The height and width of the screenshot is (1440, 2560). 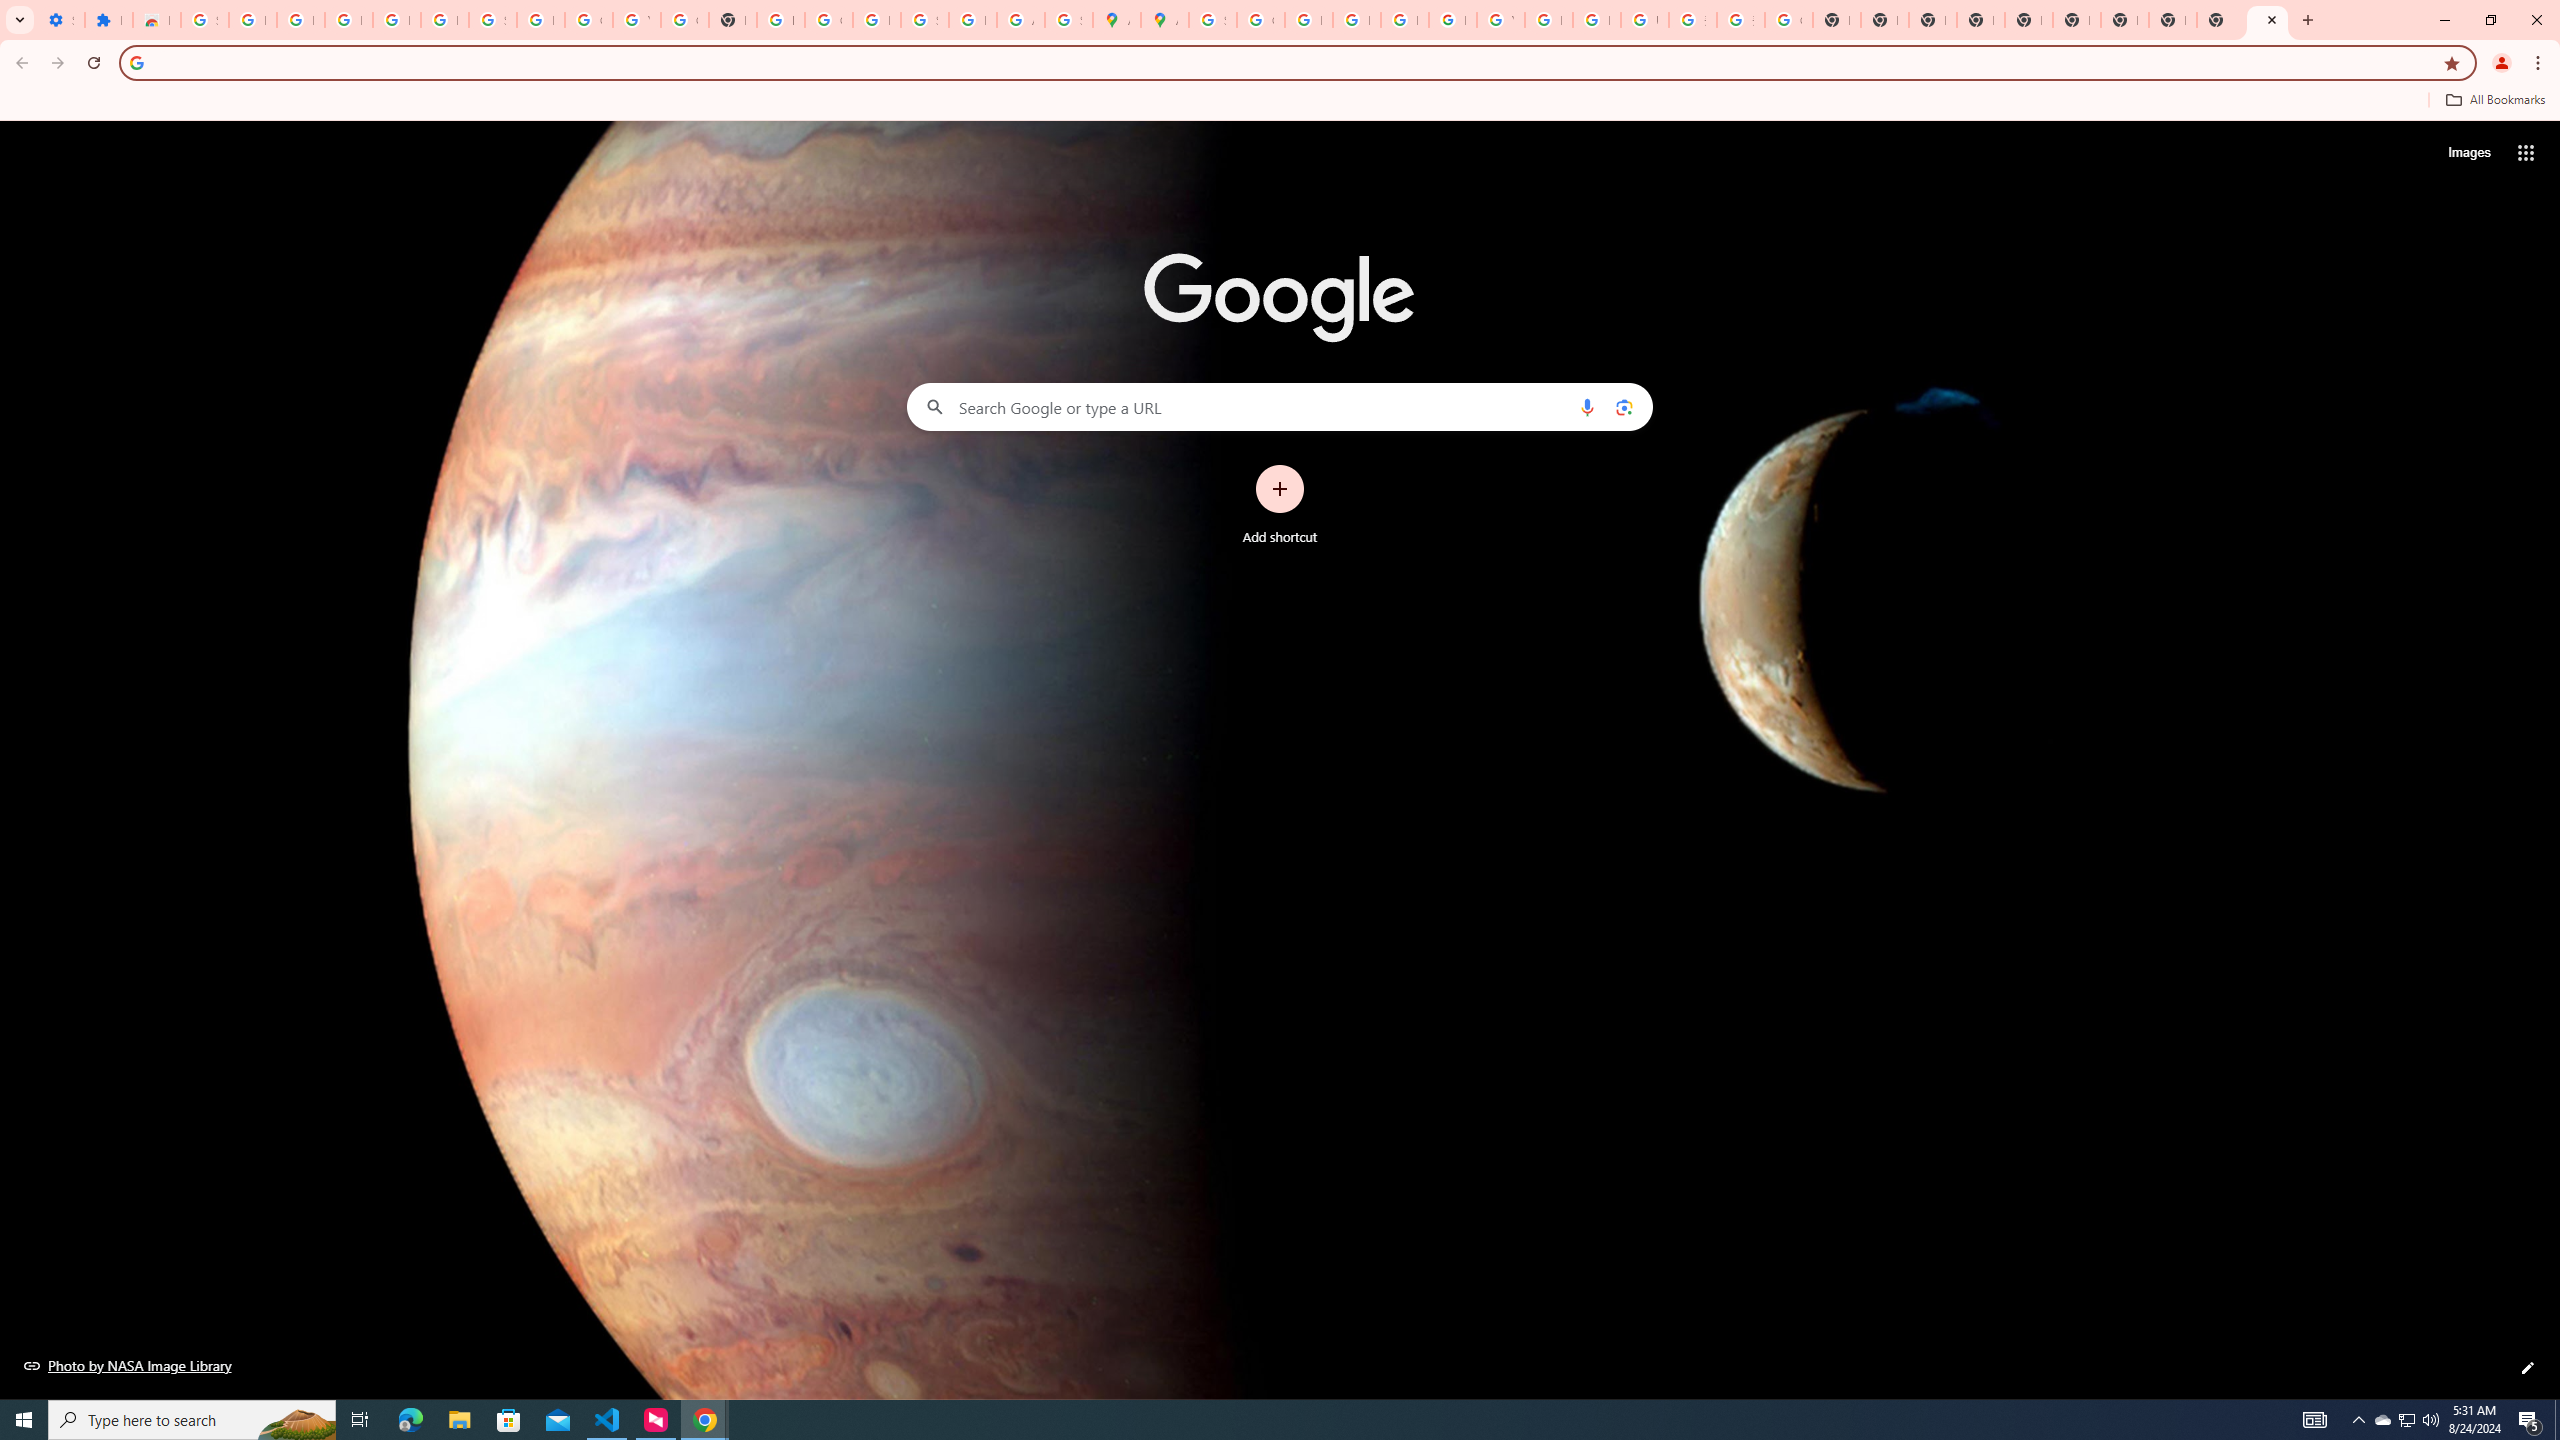 What do you see at coordinates (587, 19) in the screenshot?
I see `'Google Account'` at bounding box center [587, 19].